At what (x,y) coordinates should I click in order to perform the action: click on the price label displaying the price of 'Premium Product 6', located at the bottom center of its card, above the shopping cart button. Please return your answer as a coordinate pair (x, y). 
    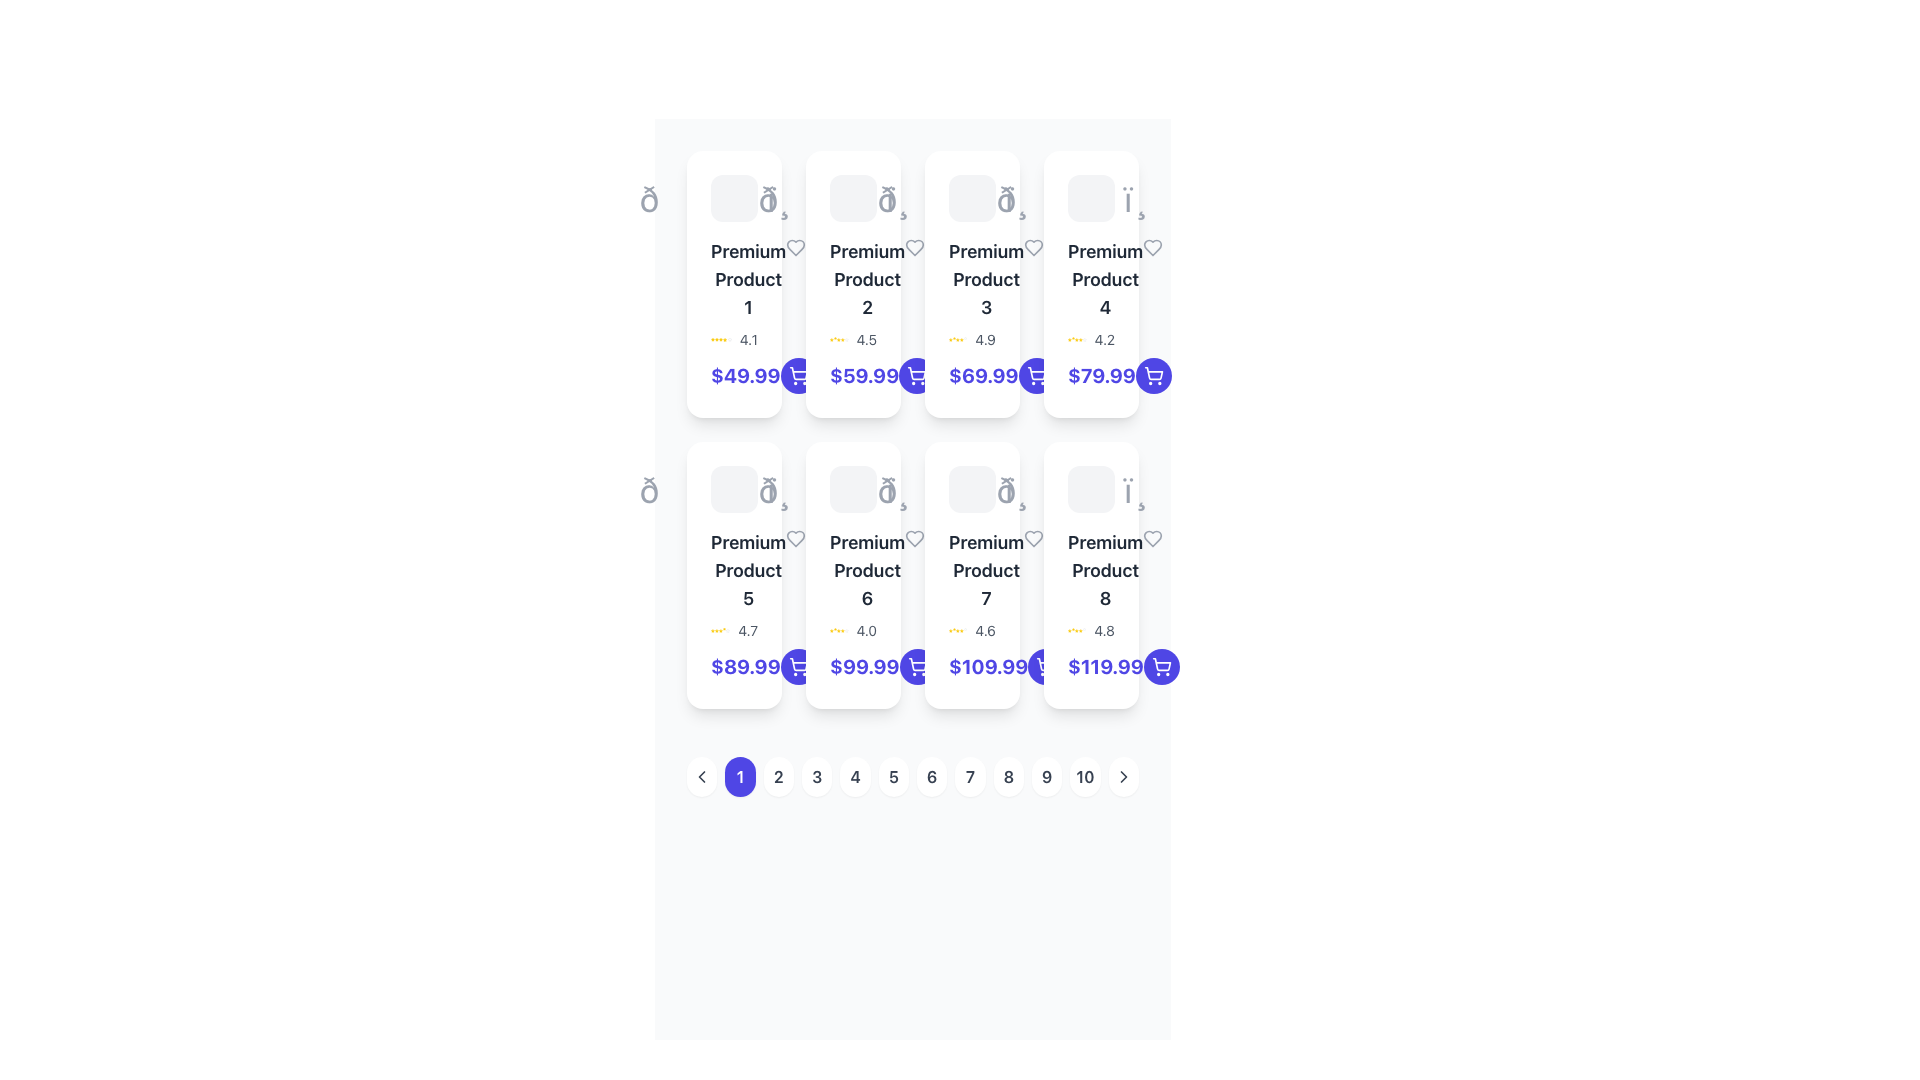
    Looking at the image, I should click on (853, 667).